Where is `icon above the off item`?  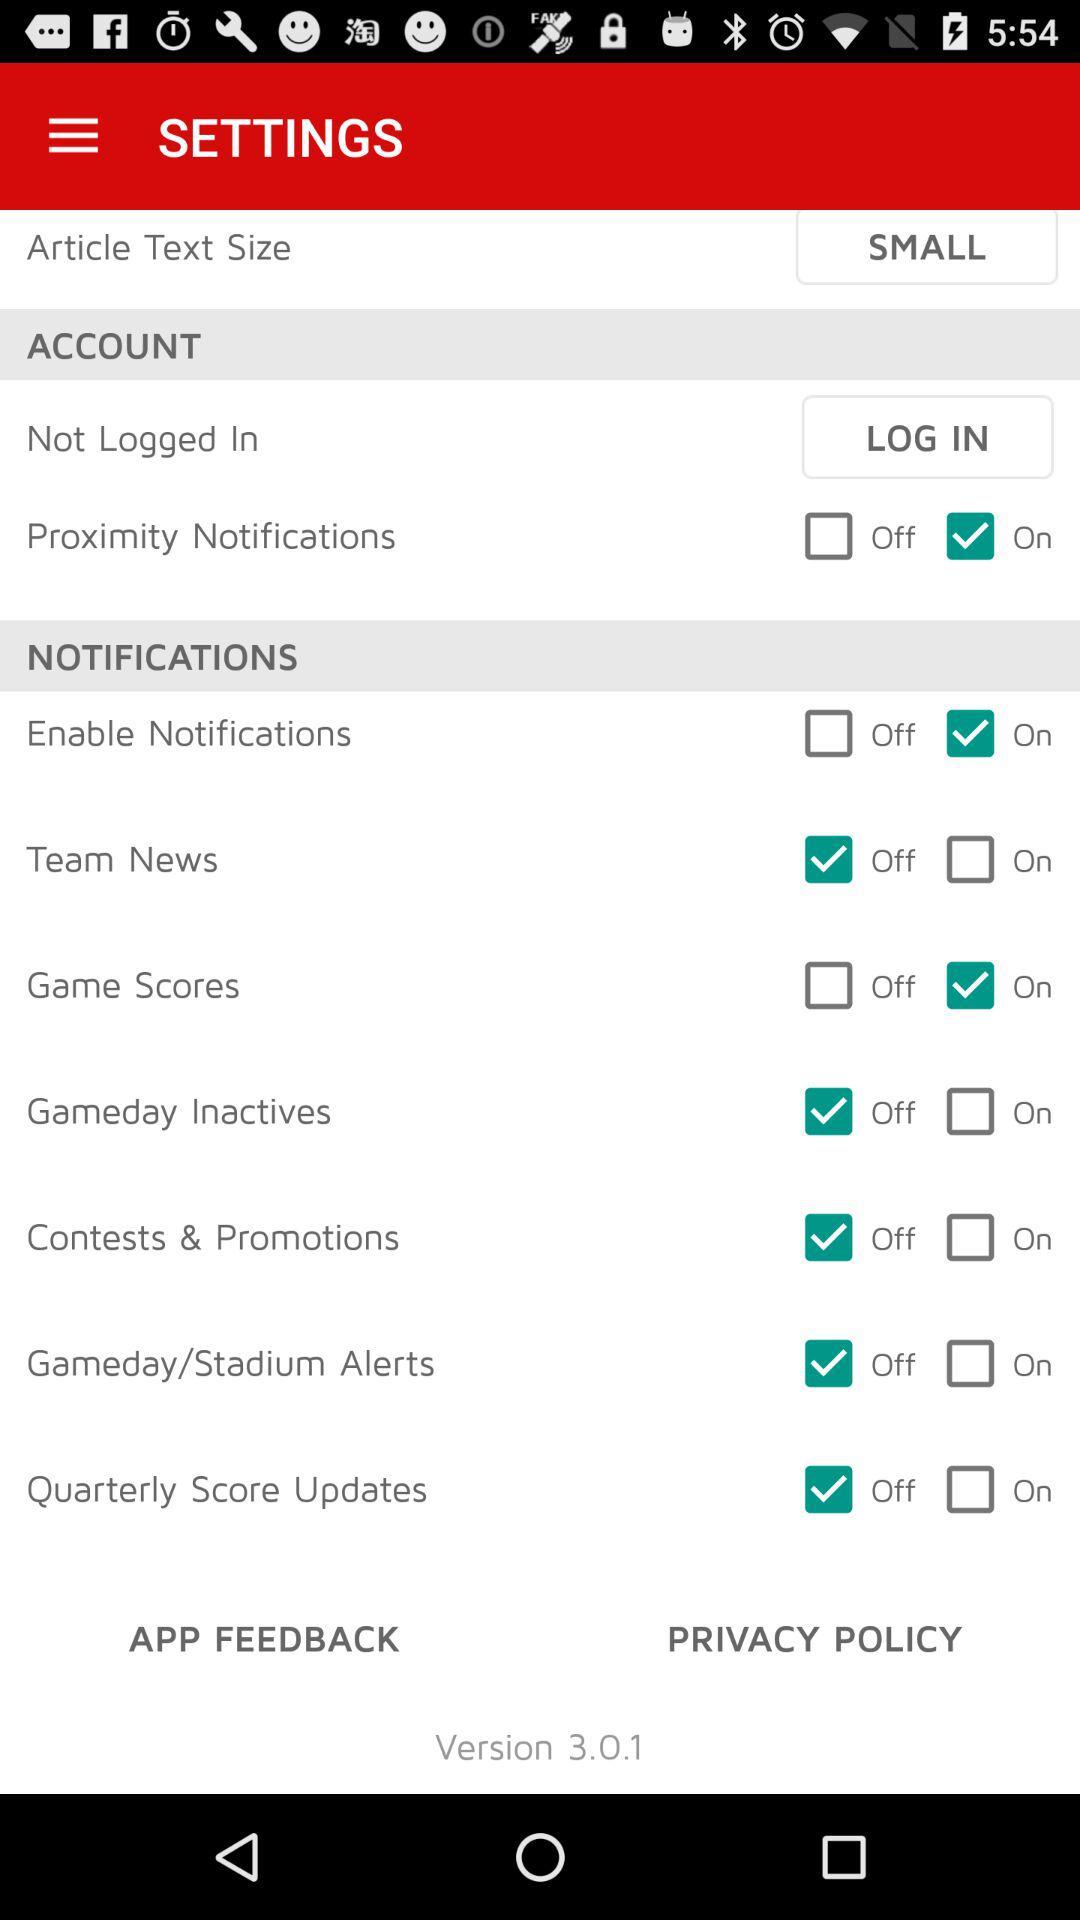
icon above the off item is located at coordinates (927, 436).